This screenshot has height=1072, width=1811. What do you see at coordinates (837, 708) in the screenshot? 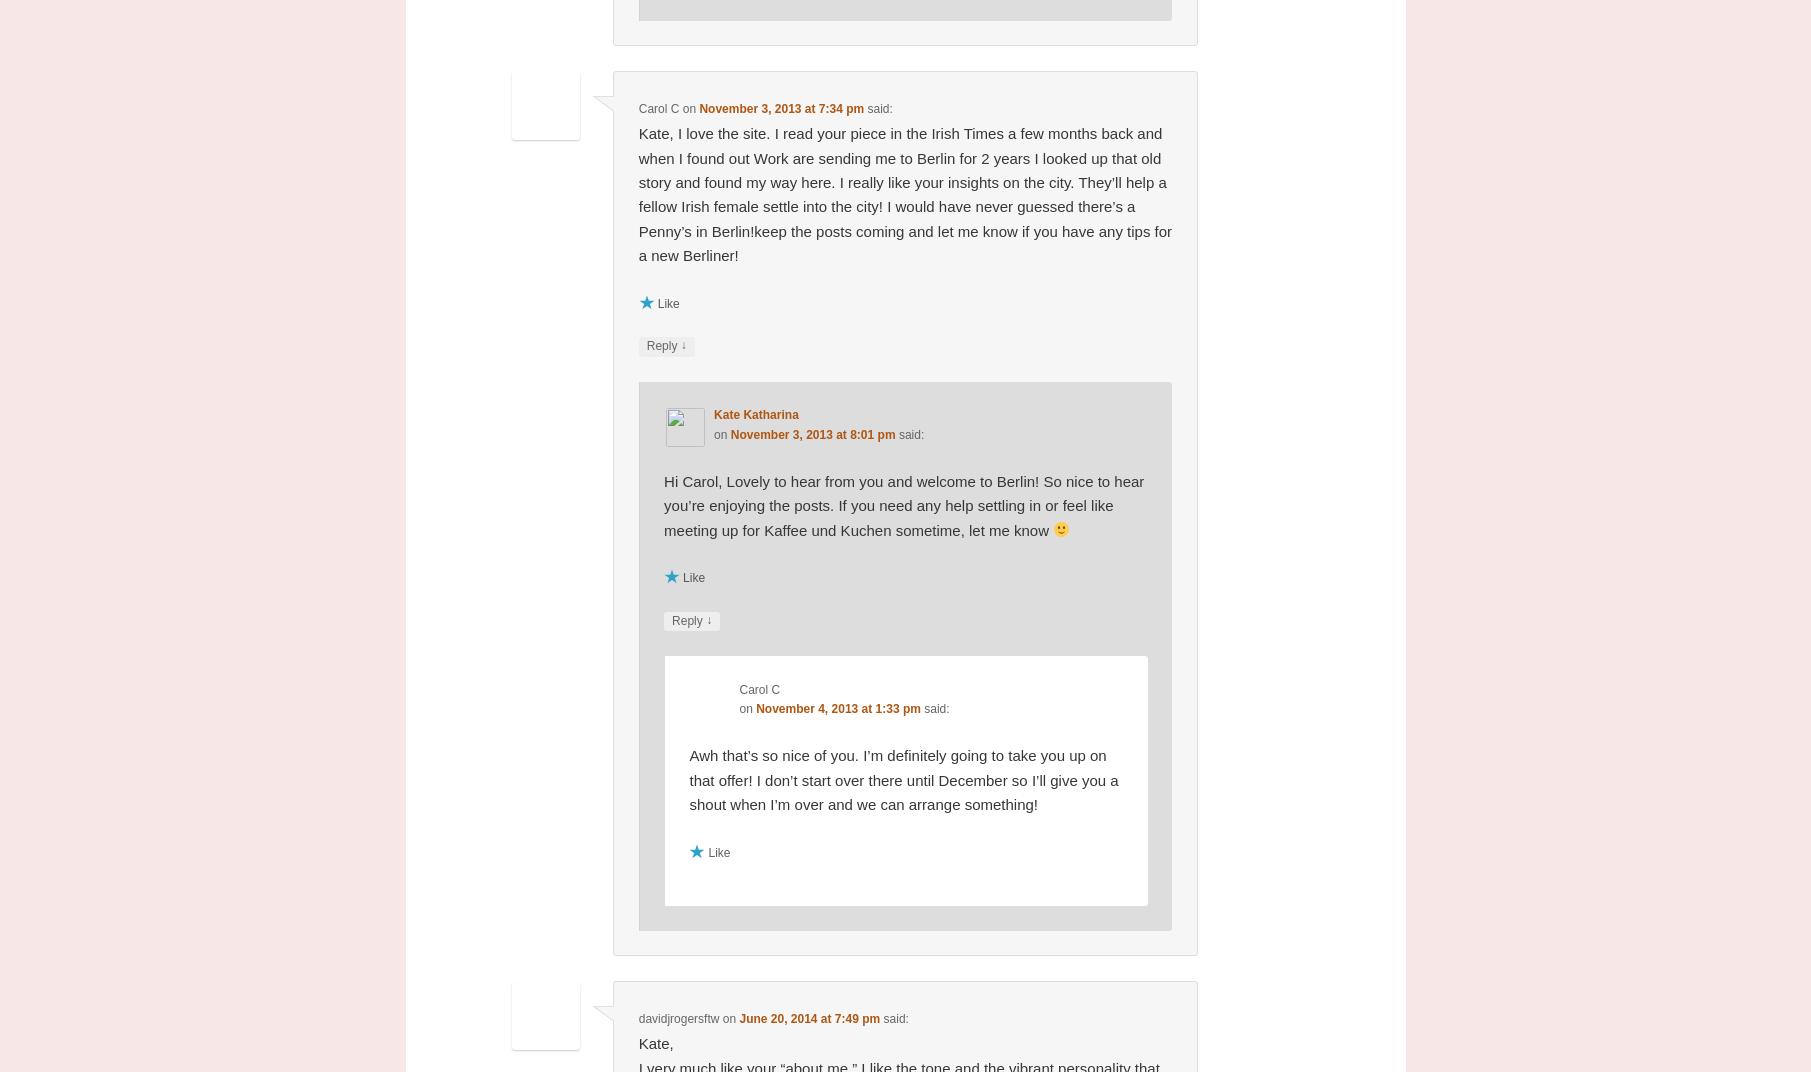
I see `'November 4, 2013 at 1:33 pm'` at bounding box center [837, 708].